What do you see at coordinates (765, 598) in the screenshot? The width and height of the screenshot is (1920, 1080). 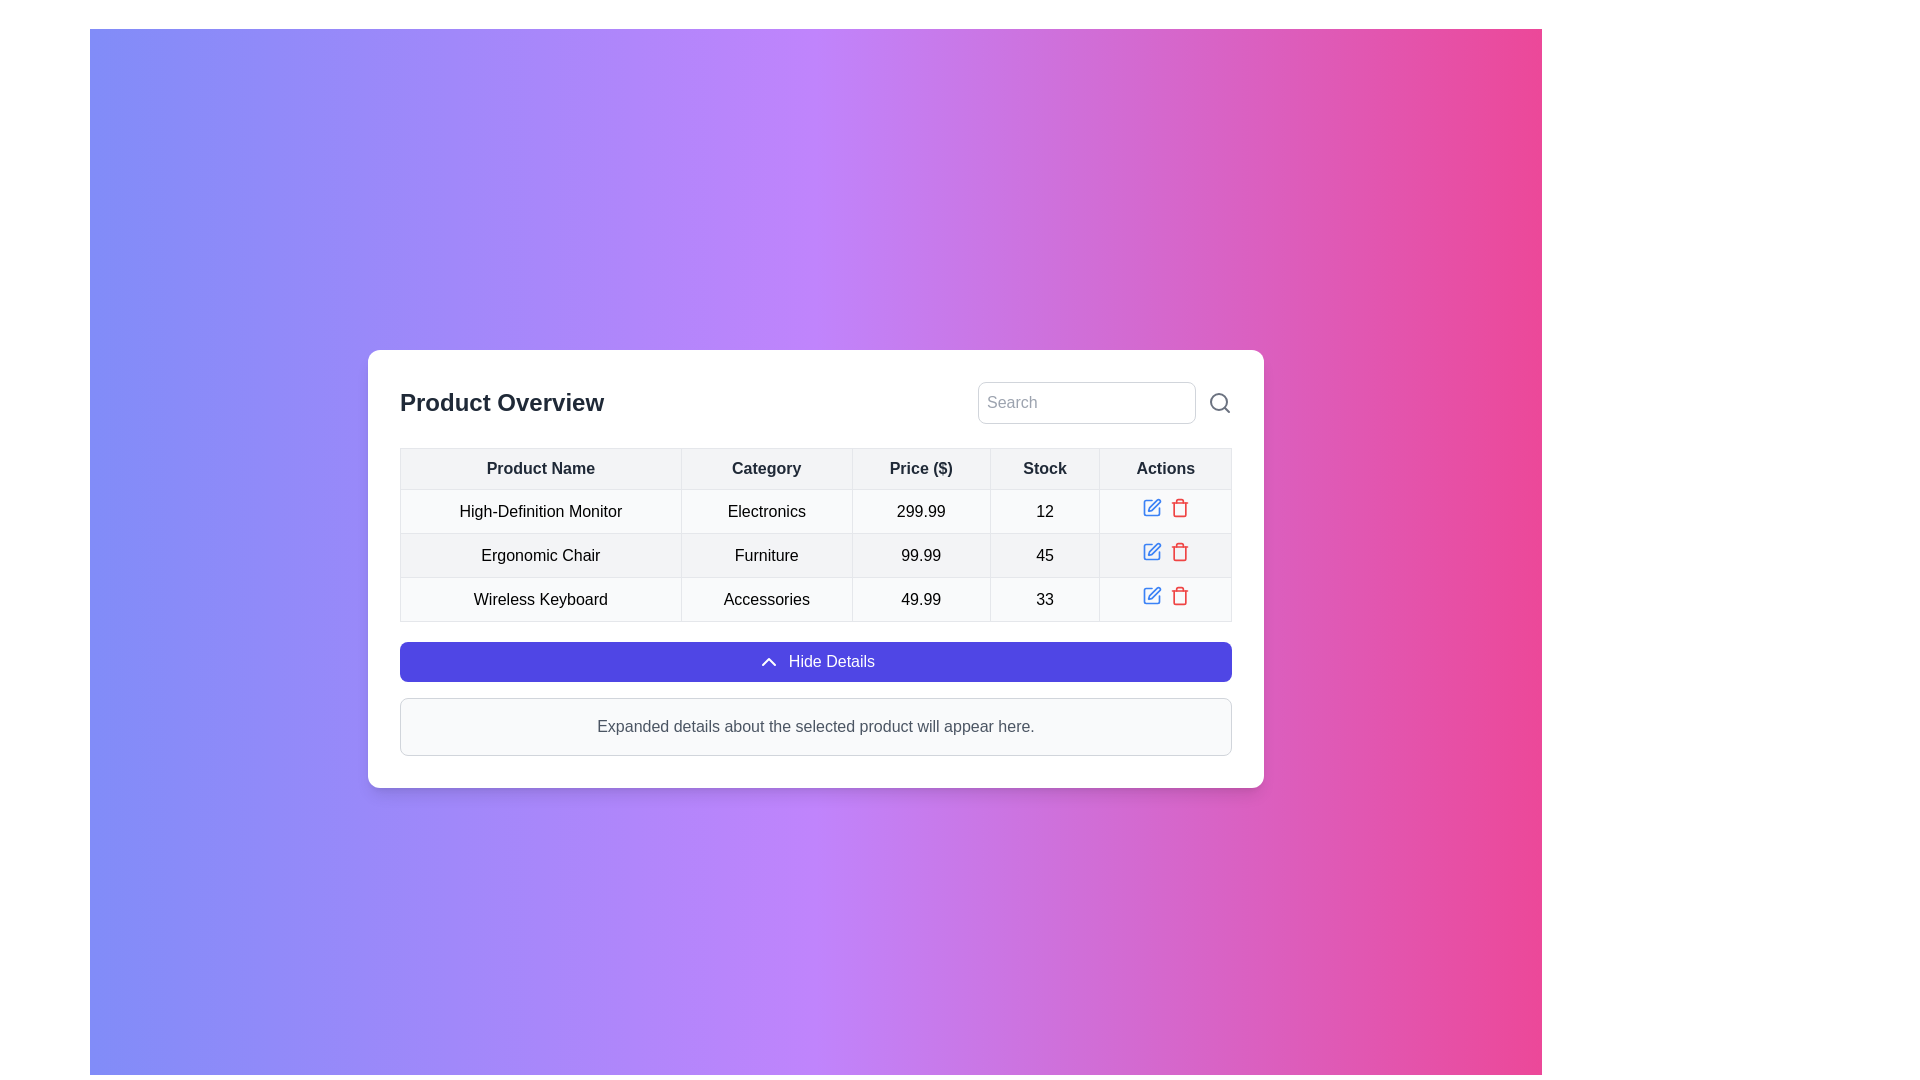 I see `the 'Category' text cell in the table that describes the 'Wireless Keyboard' item` at bounding box center [765, 598].